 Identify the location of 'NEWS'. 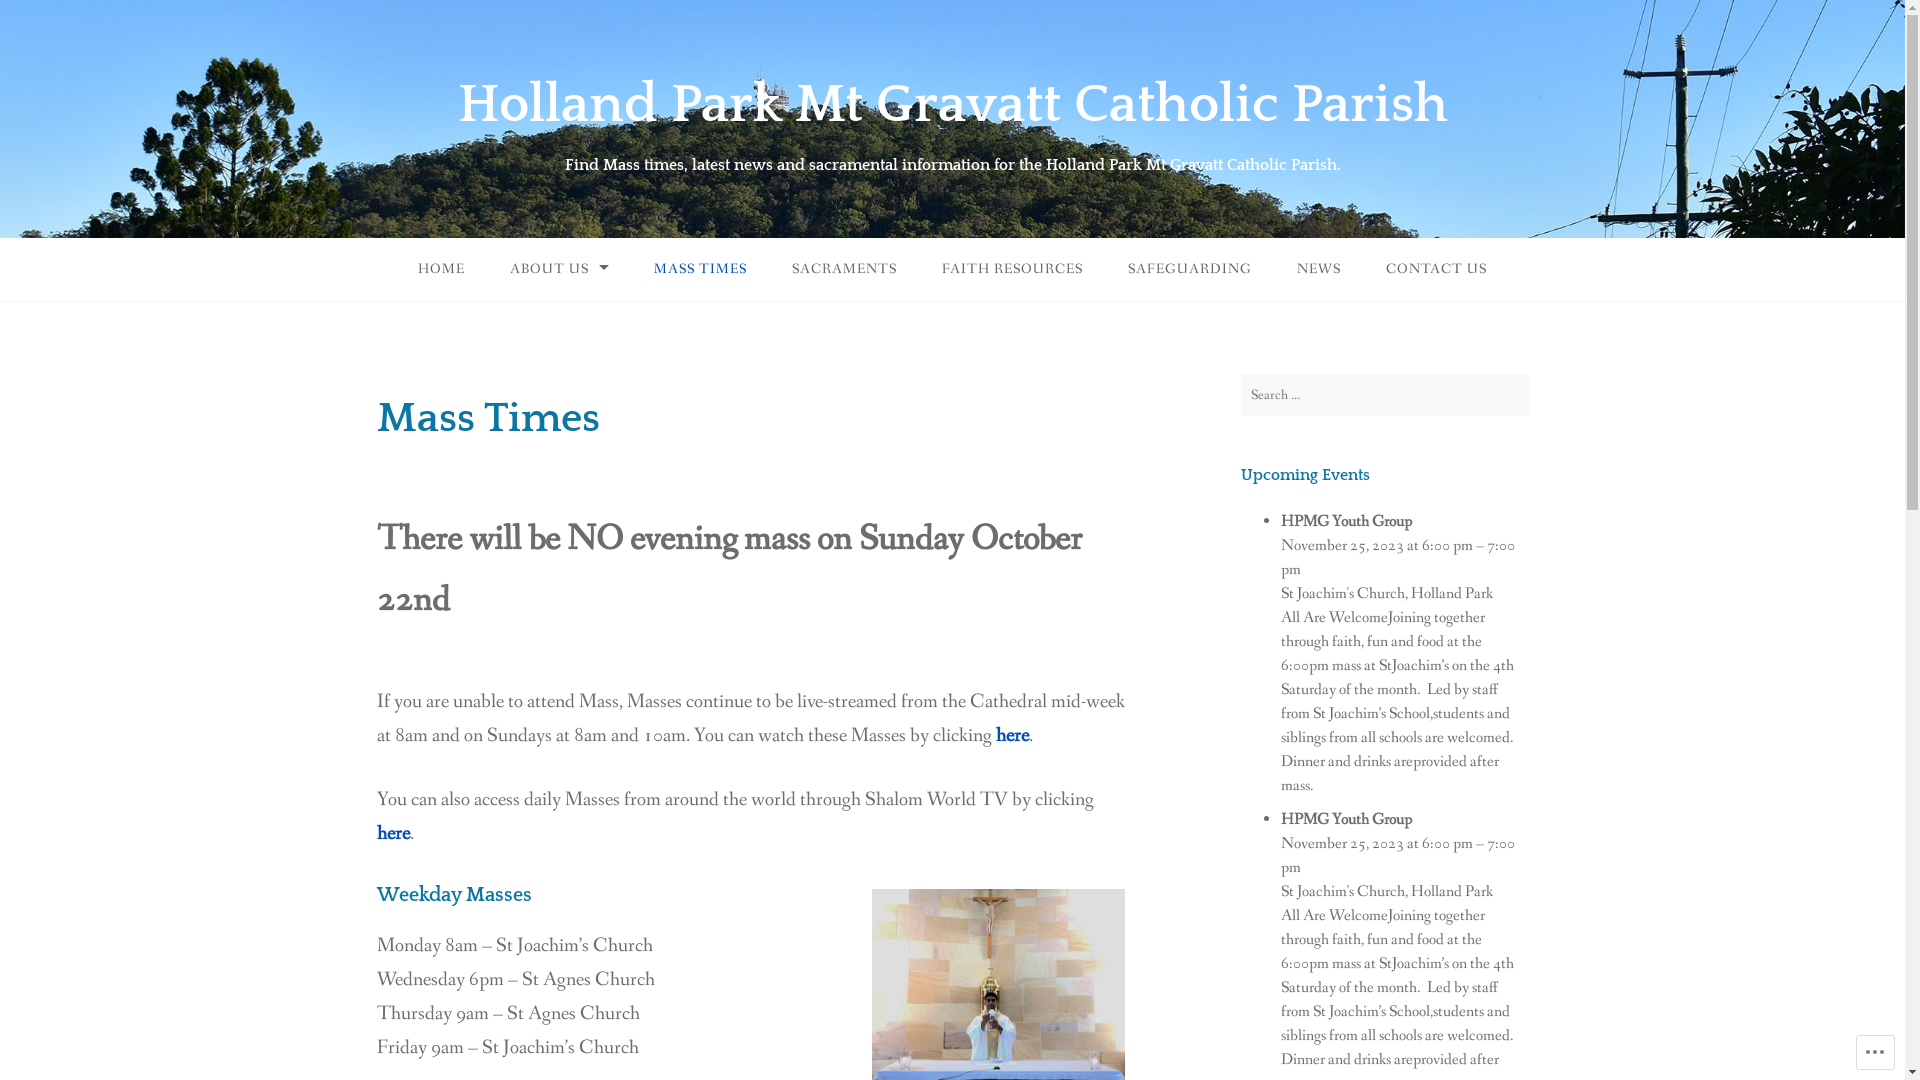
(1275, 268).